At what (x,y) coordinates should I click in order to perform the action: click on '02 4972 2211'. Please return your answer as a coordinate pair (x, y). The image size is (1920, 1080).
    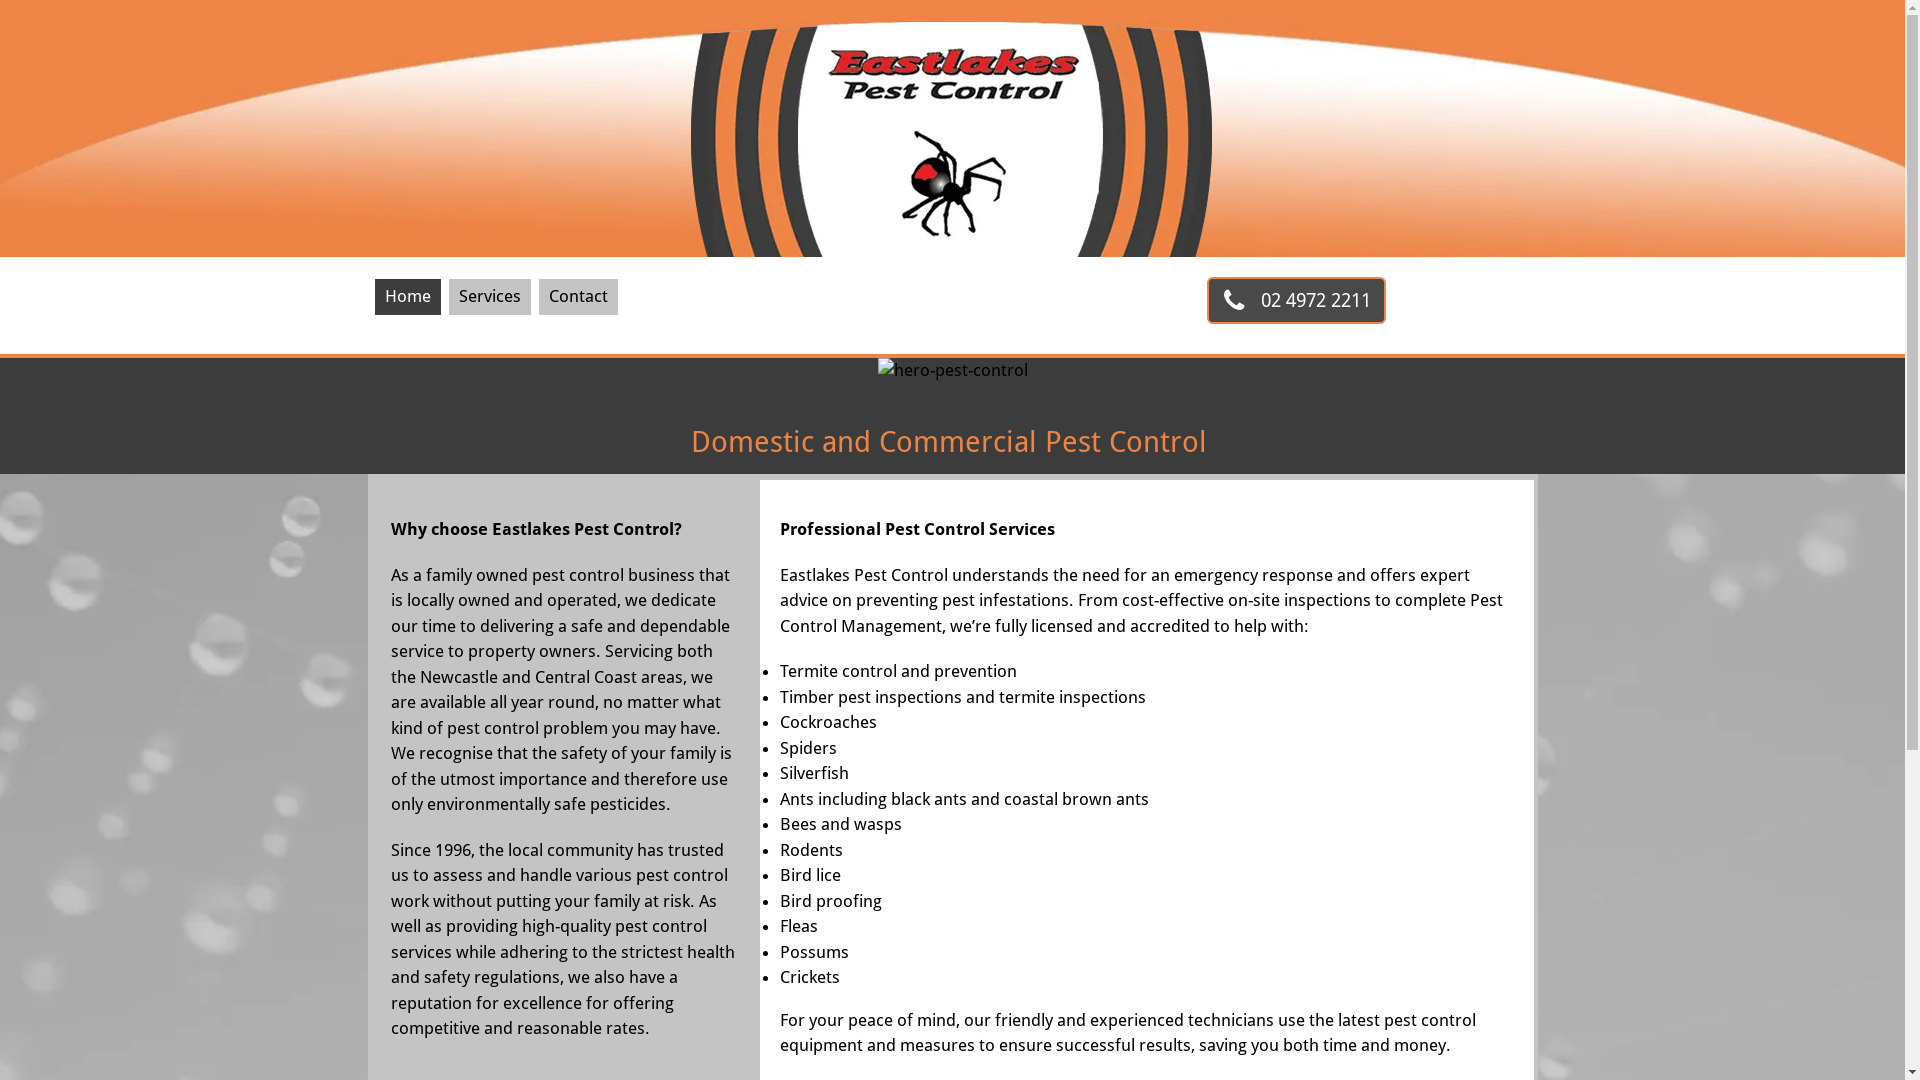
    Looking at the image, I should click on (1295, 300).